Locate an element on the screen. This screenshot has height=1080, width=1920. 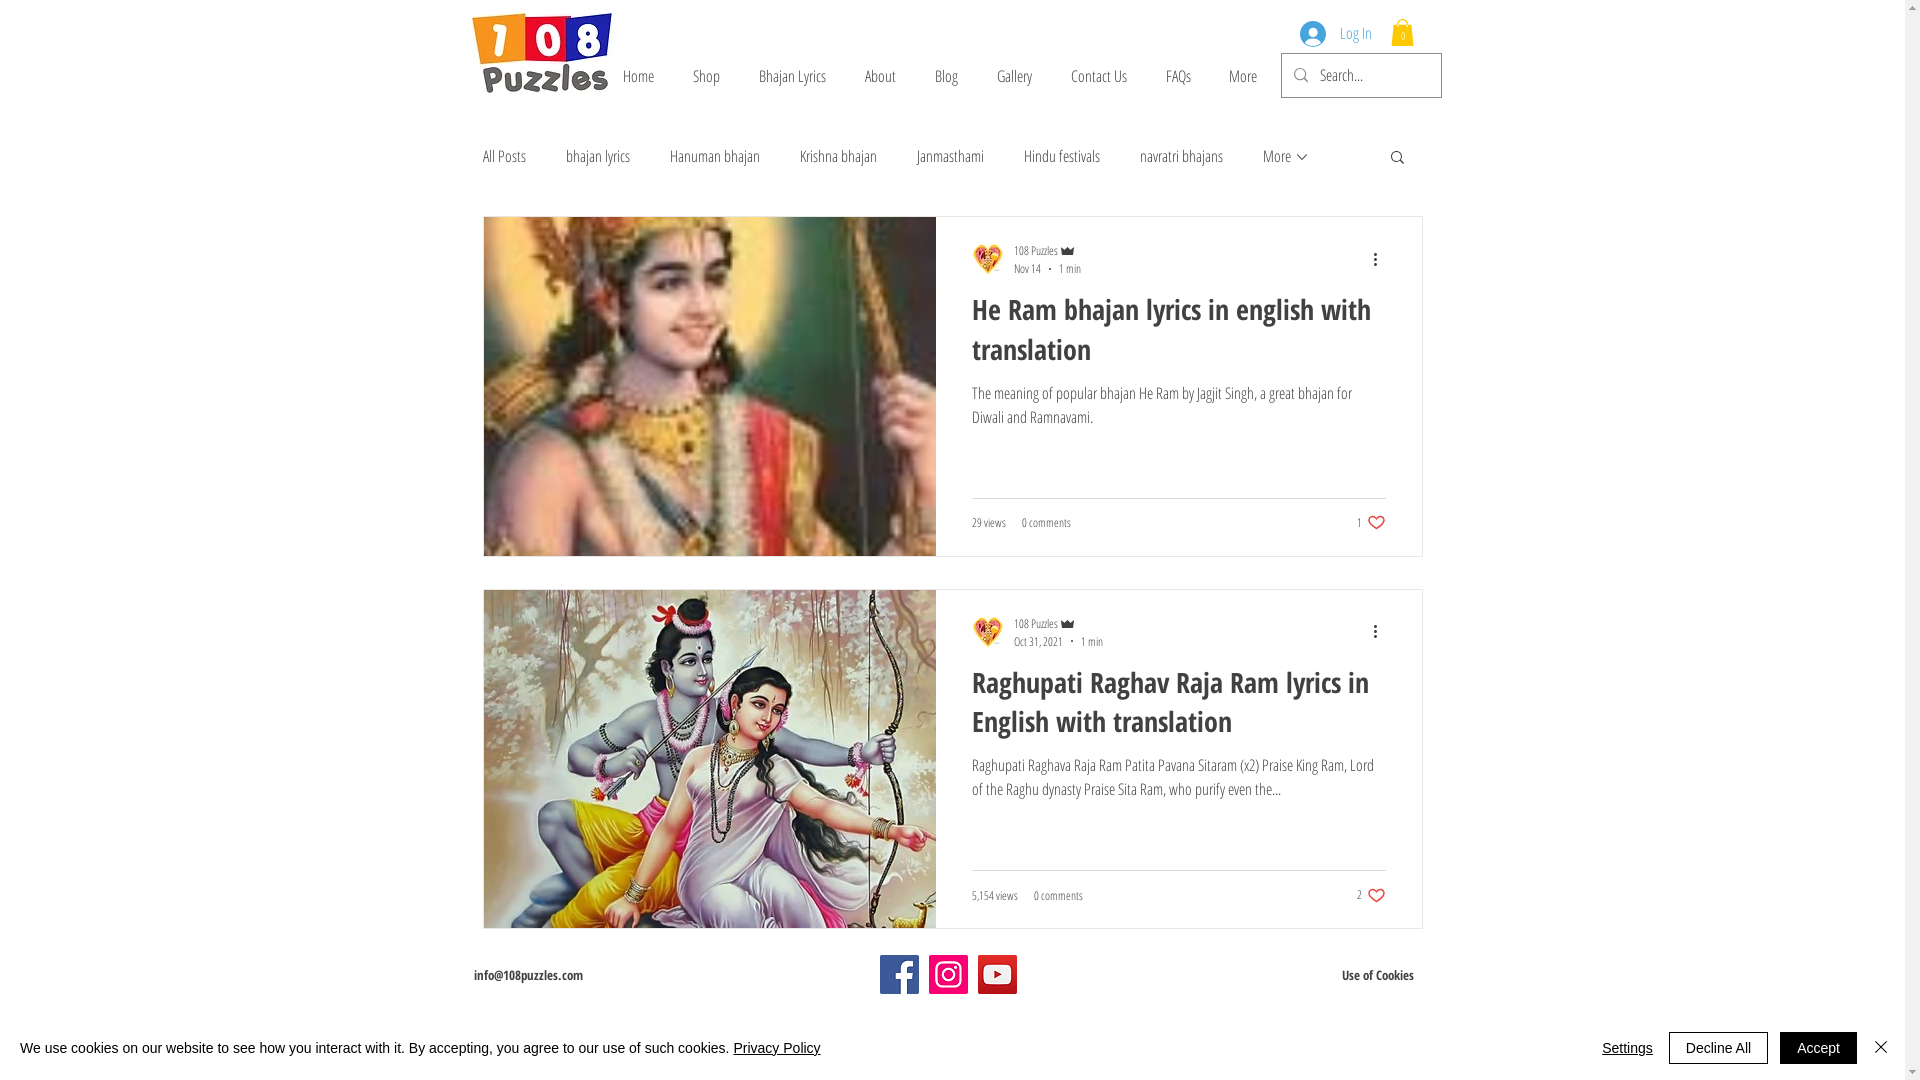
'About' is located at coordinates (880, 75).